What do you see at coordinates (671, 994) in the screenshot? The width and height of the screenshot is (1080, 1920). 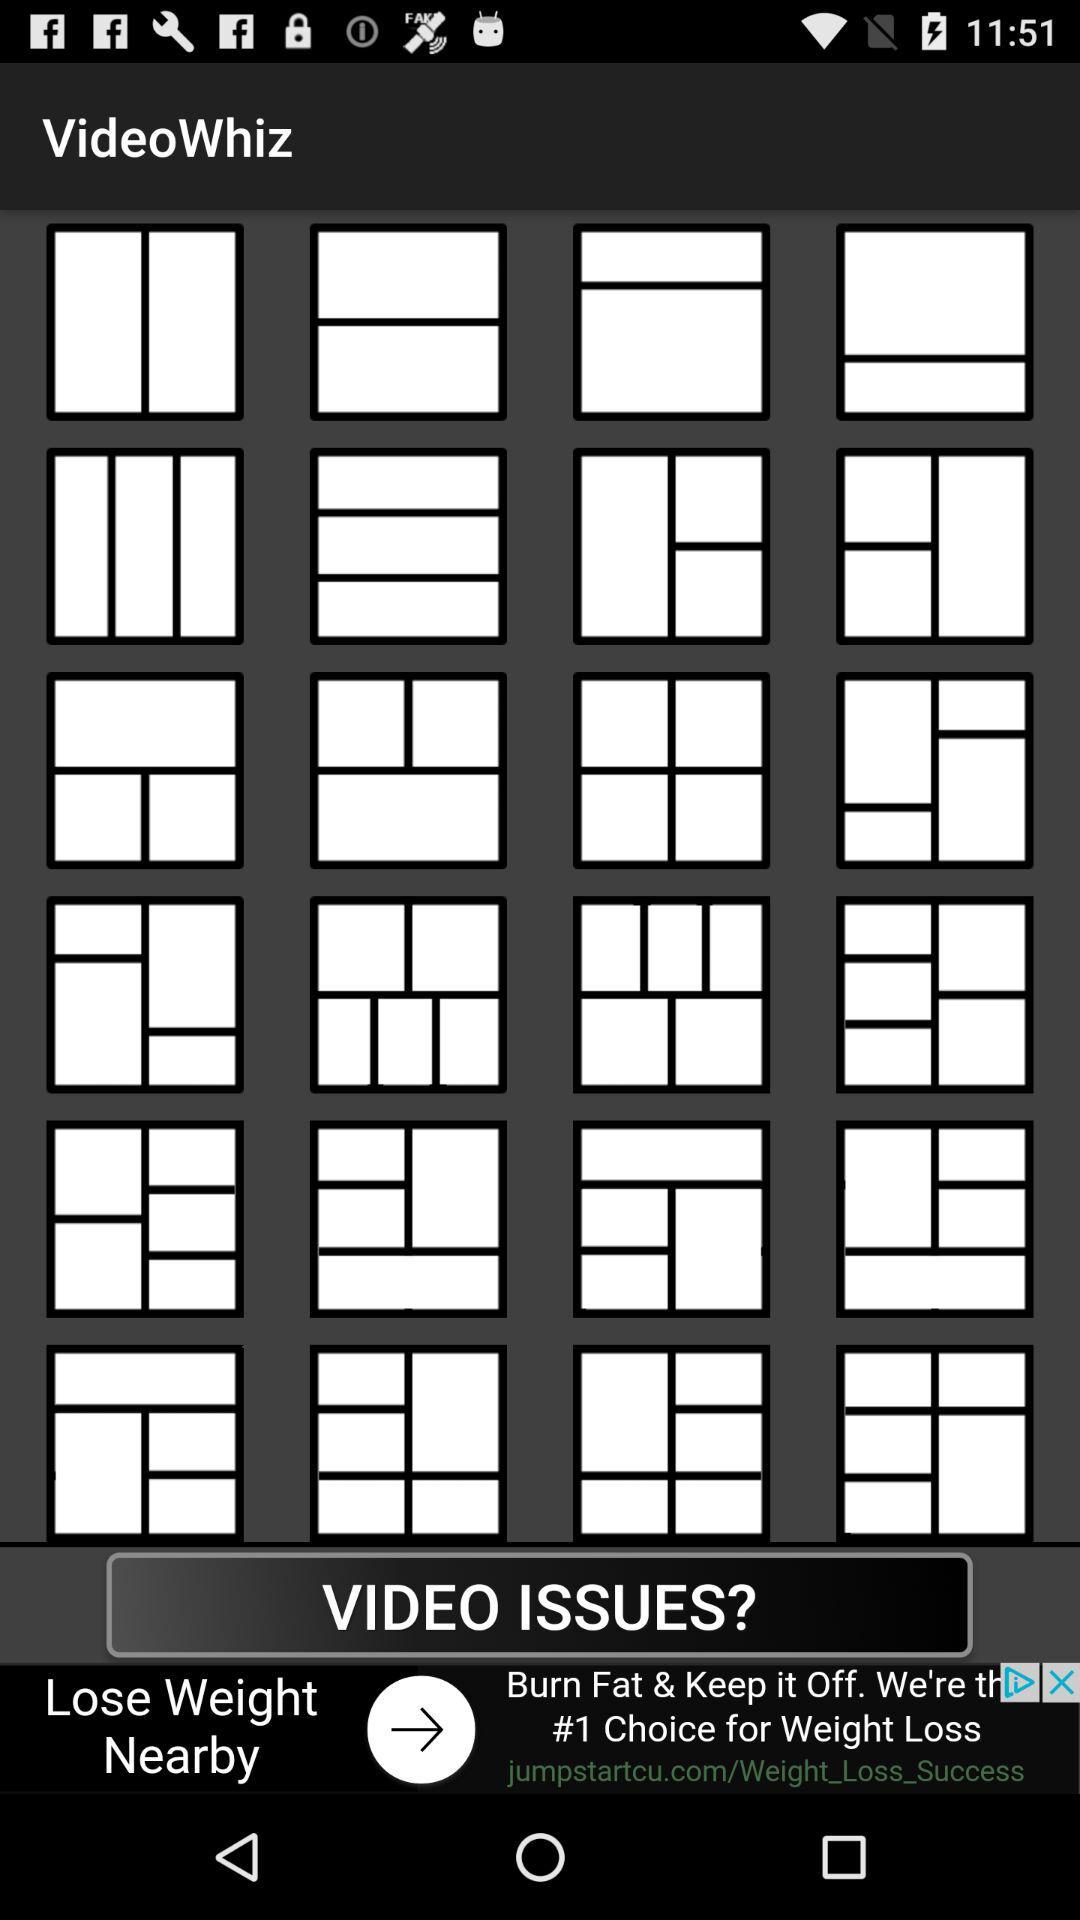 I see `puzzle box` at bounding box center [671, 994].